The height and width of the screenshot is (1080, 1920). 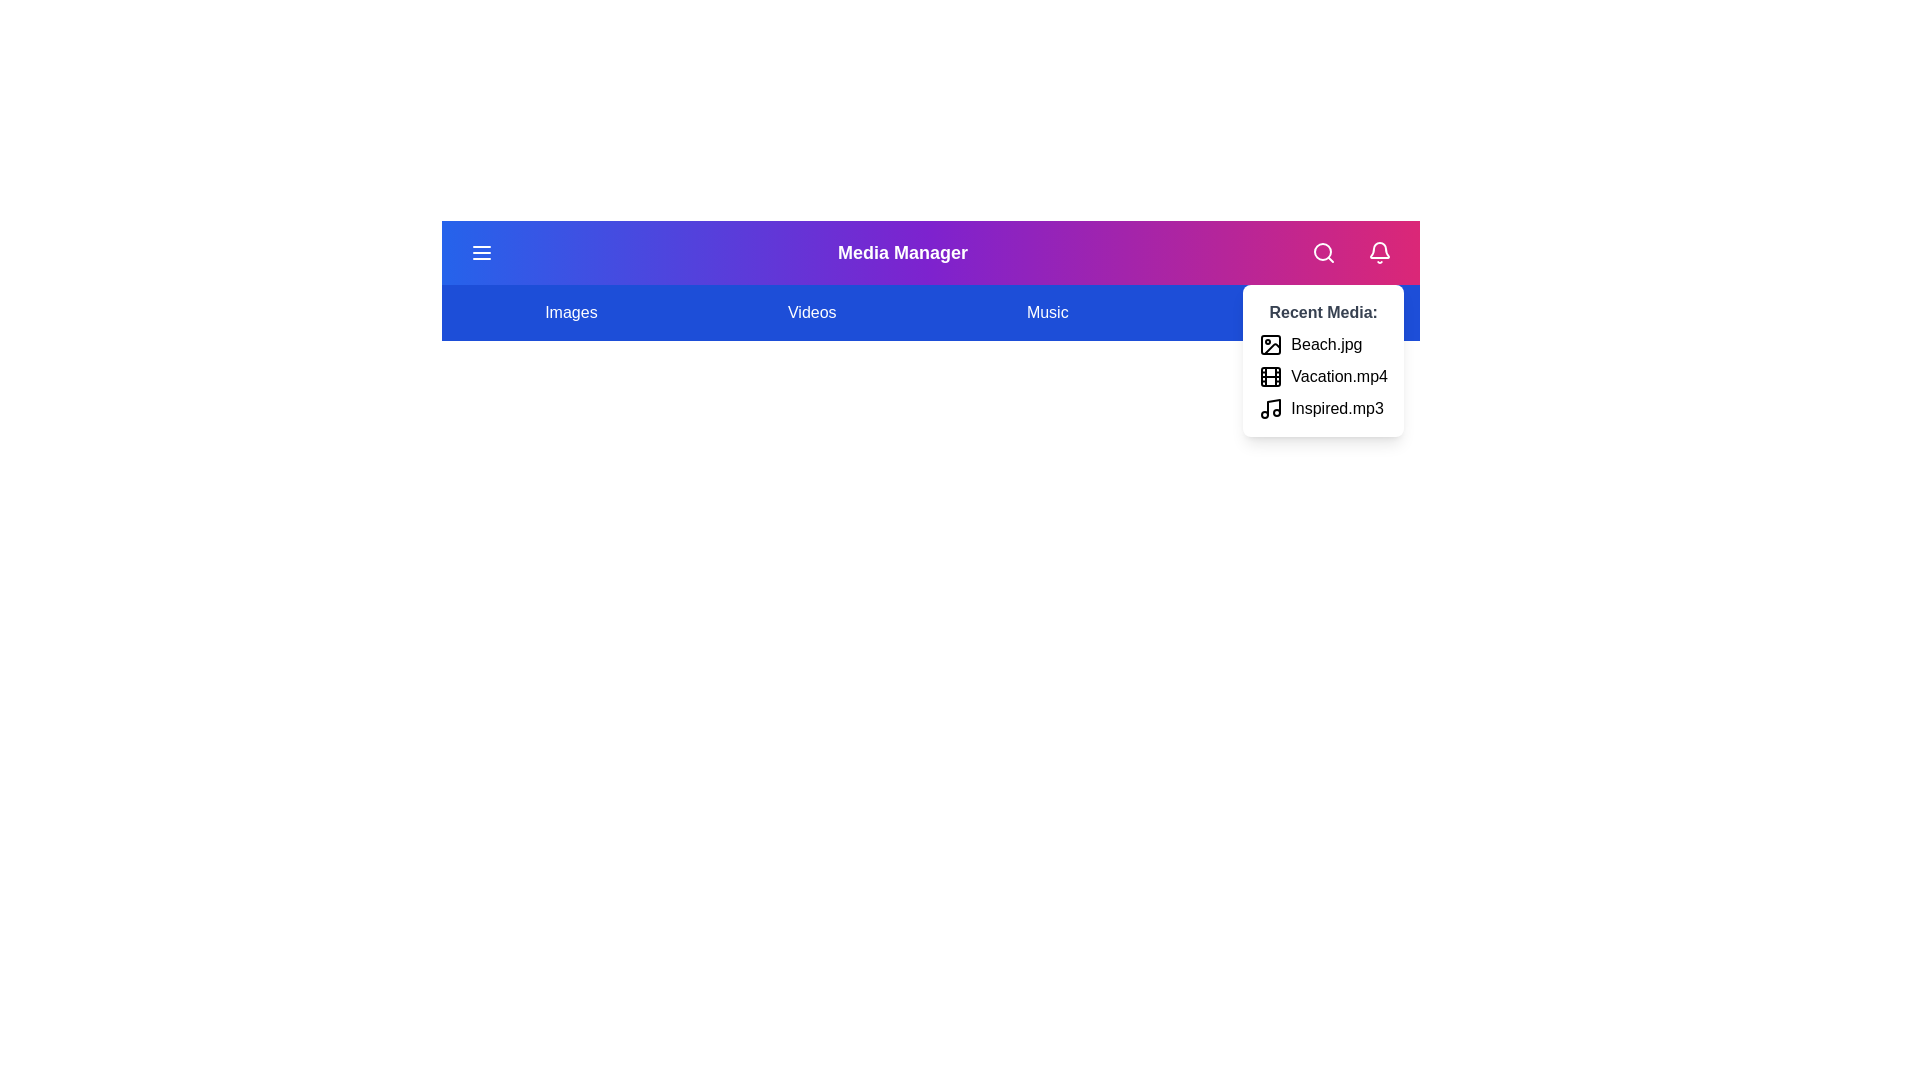 I want to click on the media item Inspired.mp3 from the recent media list, so click(x=1270, y=407).